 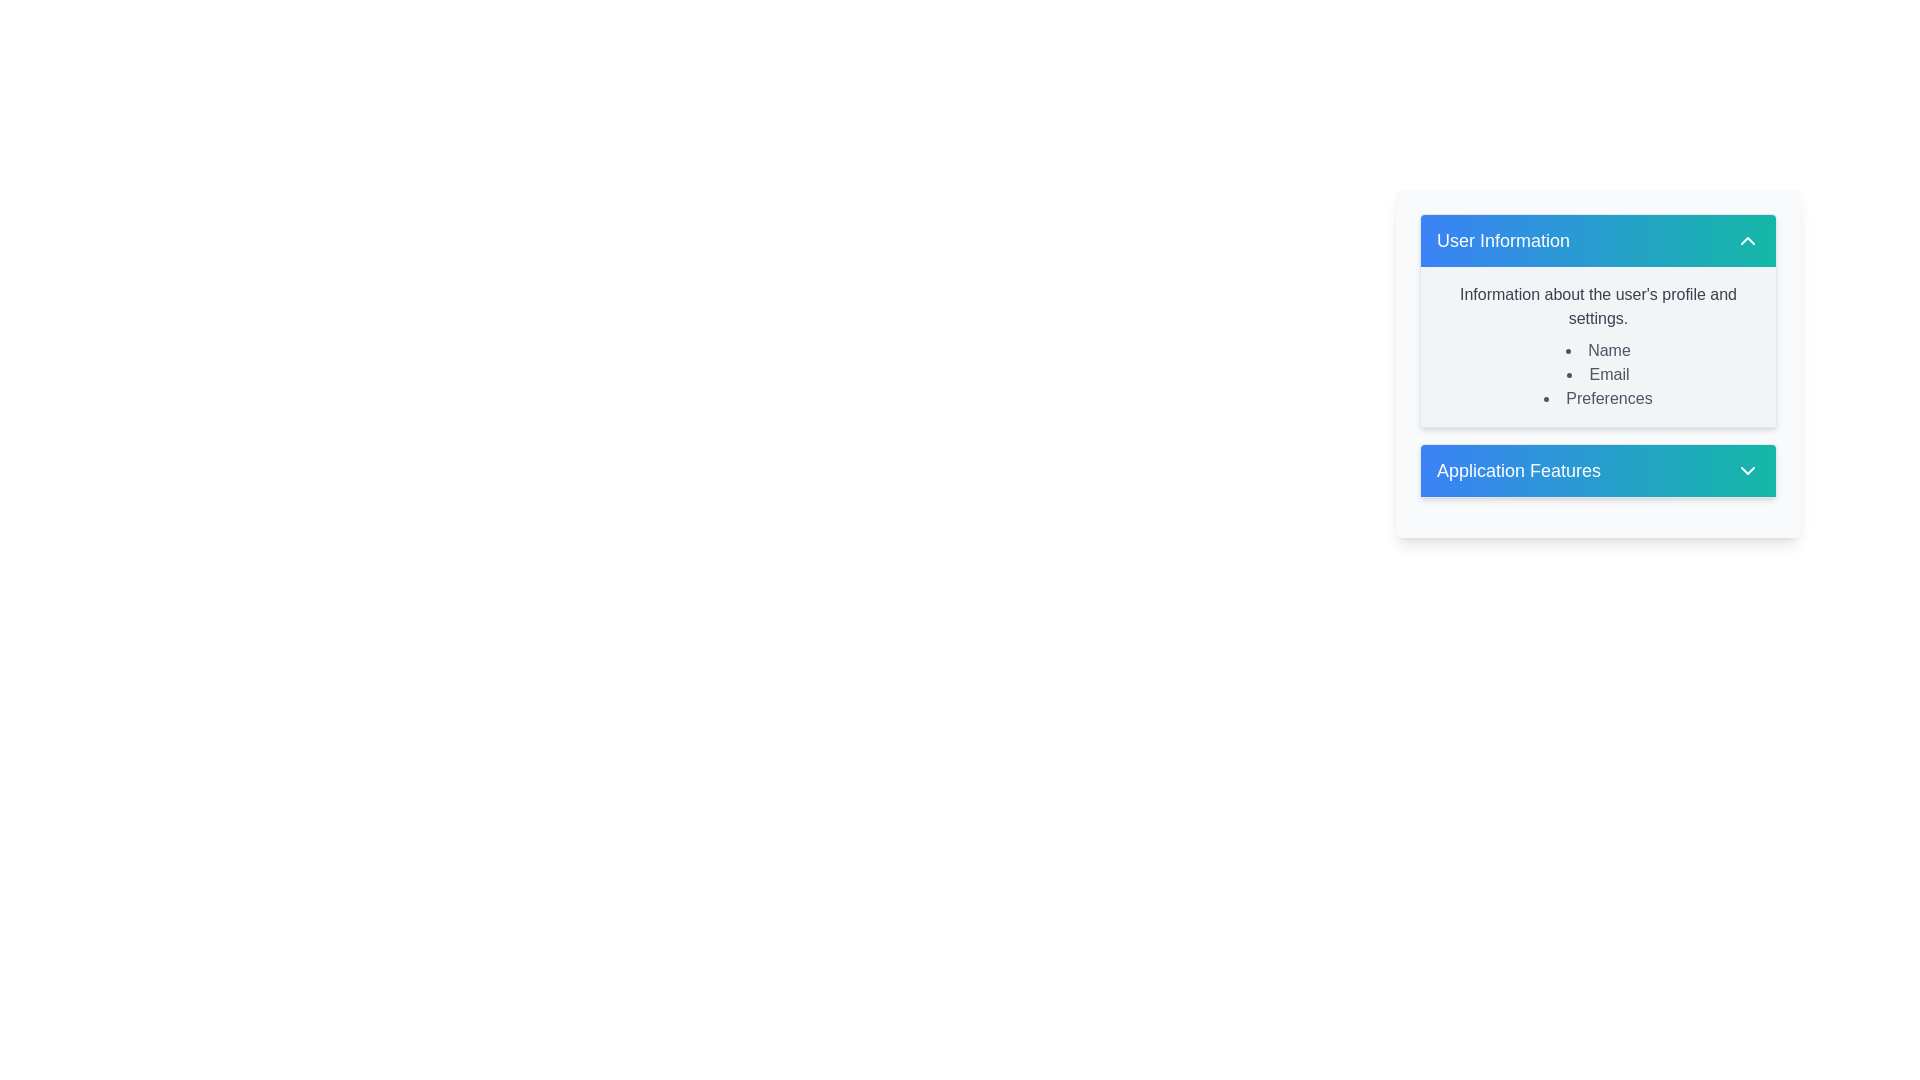 What do you see at coordinates (1746, 470) in the screenshot?
I see `the downward-pointing chevron-shaped icon with a blue-to-teal gradient background located at the right side of the 'Application Features' section` at bounding box center [1746, 470].